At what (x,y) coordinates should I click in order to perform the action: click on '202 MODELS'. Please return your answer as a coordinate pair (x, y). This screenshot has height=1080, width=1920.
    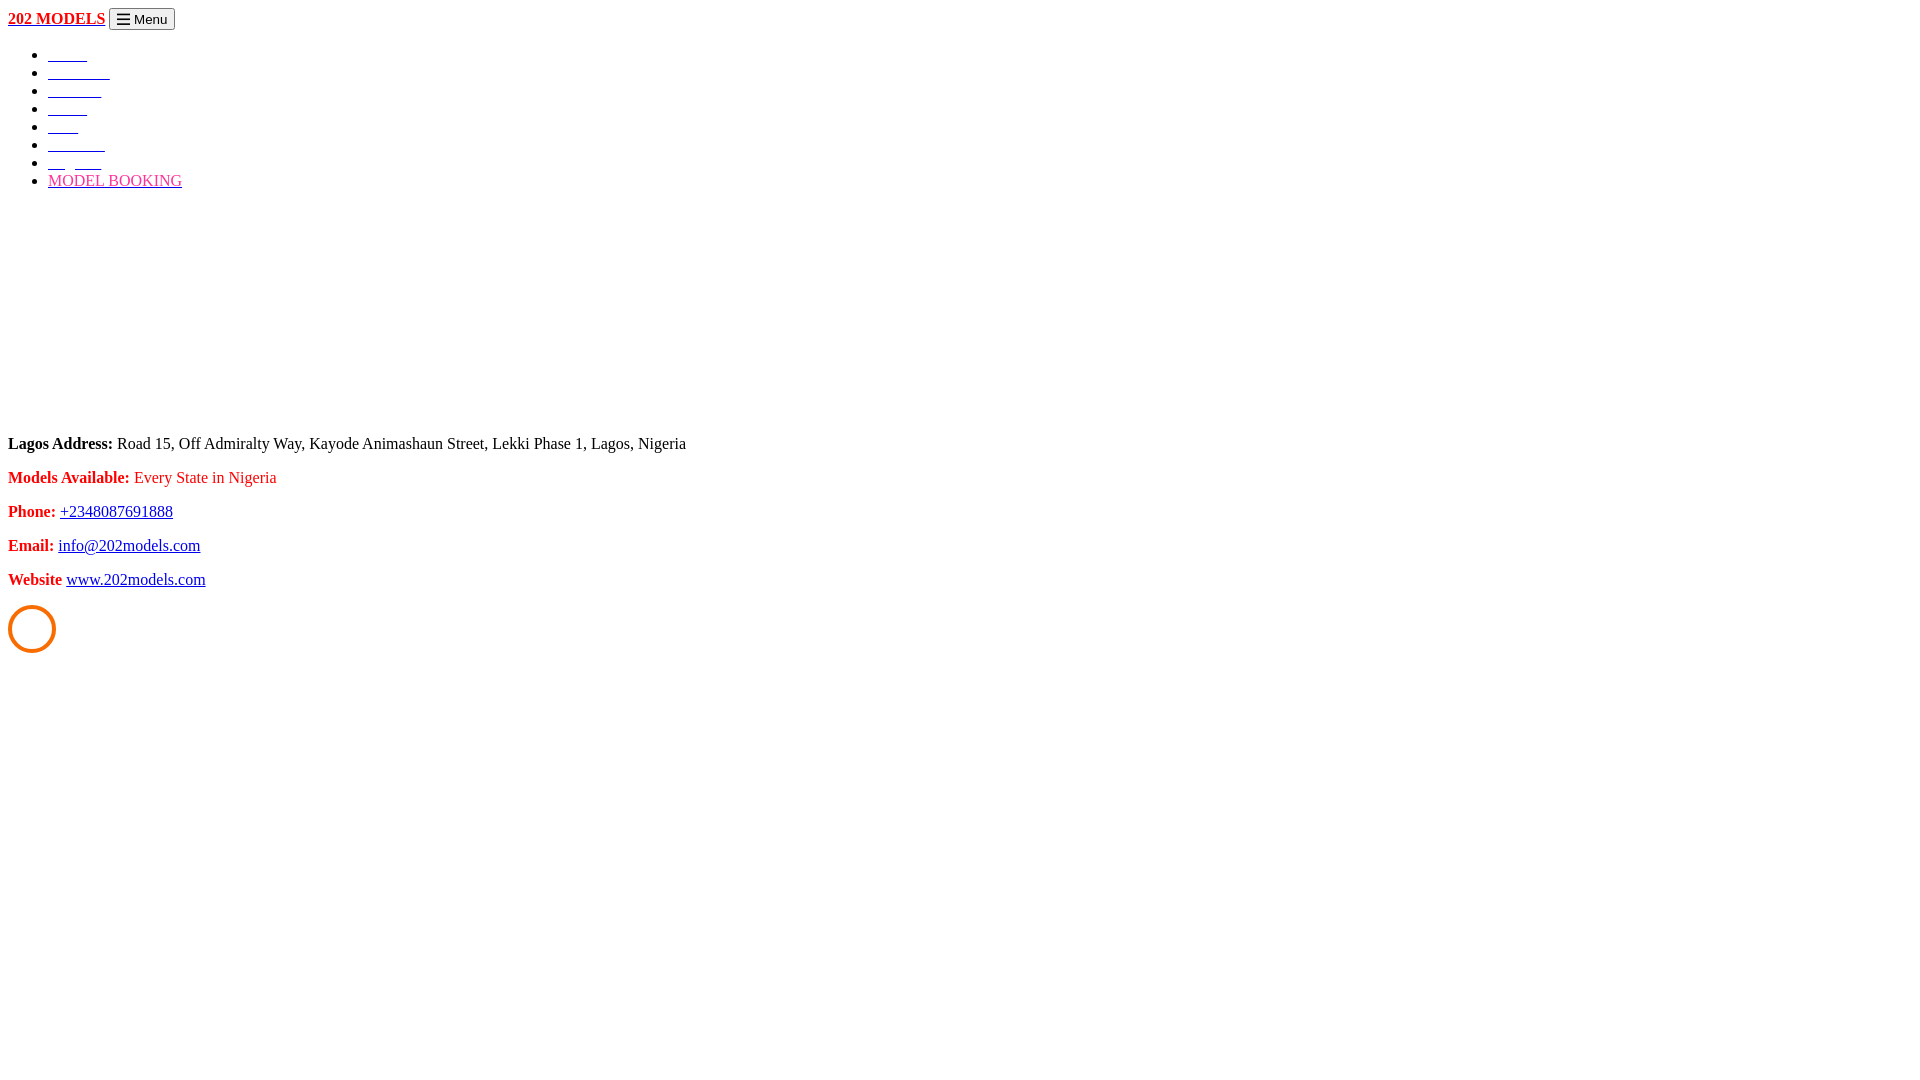
    Looking at the image, I should click on (56, 18).